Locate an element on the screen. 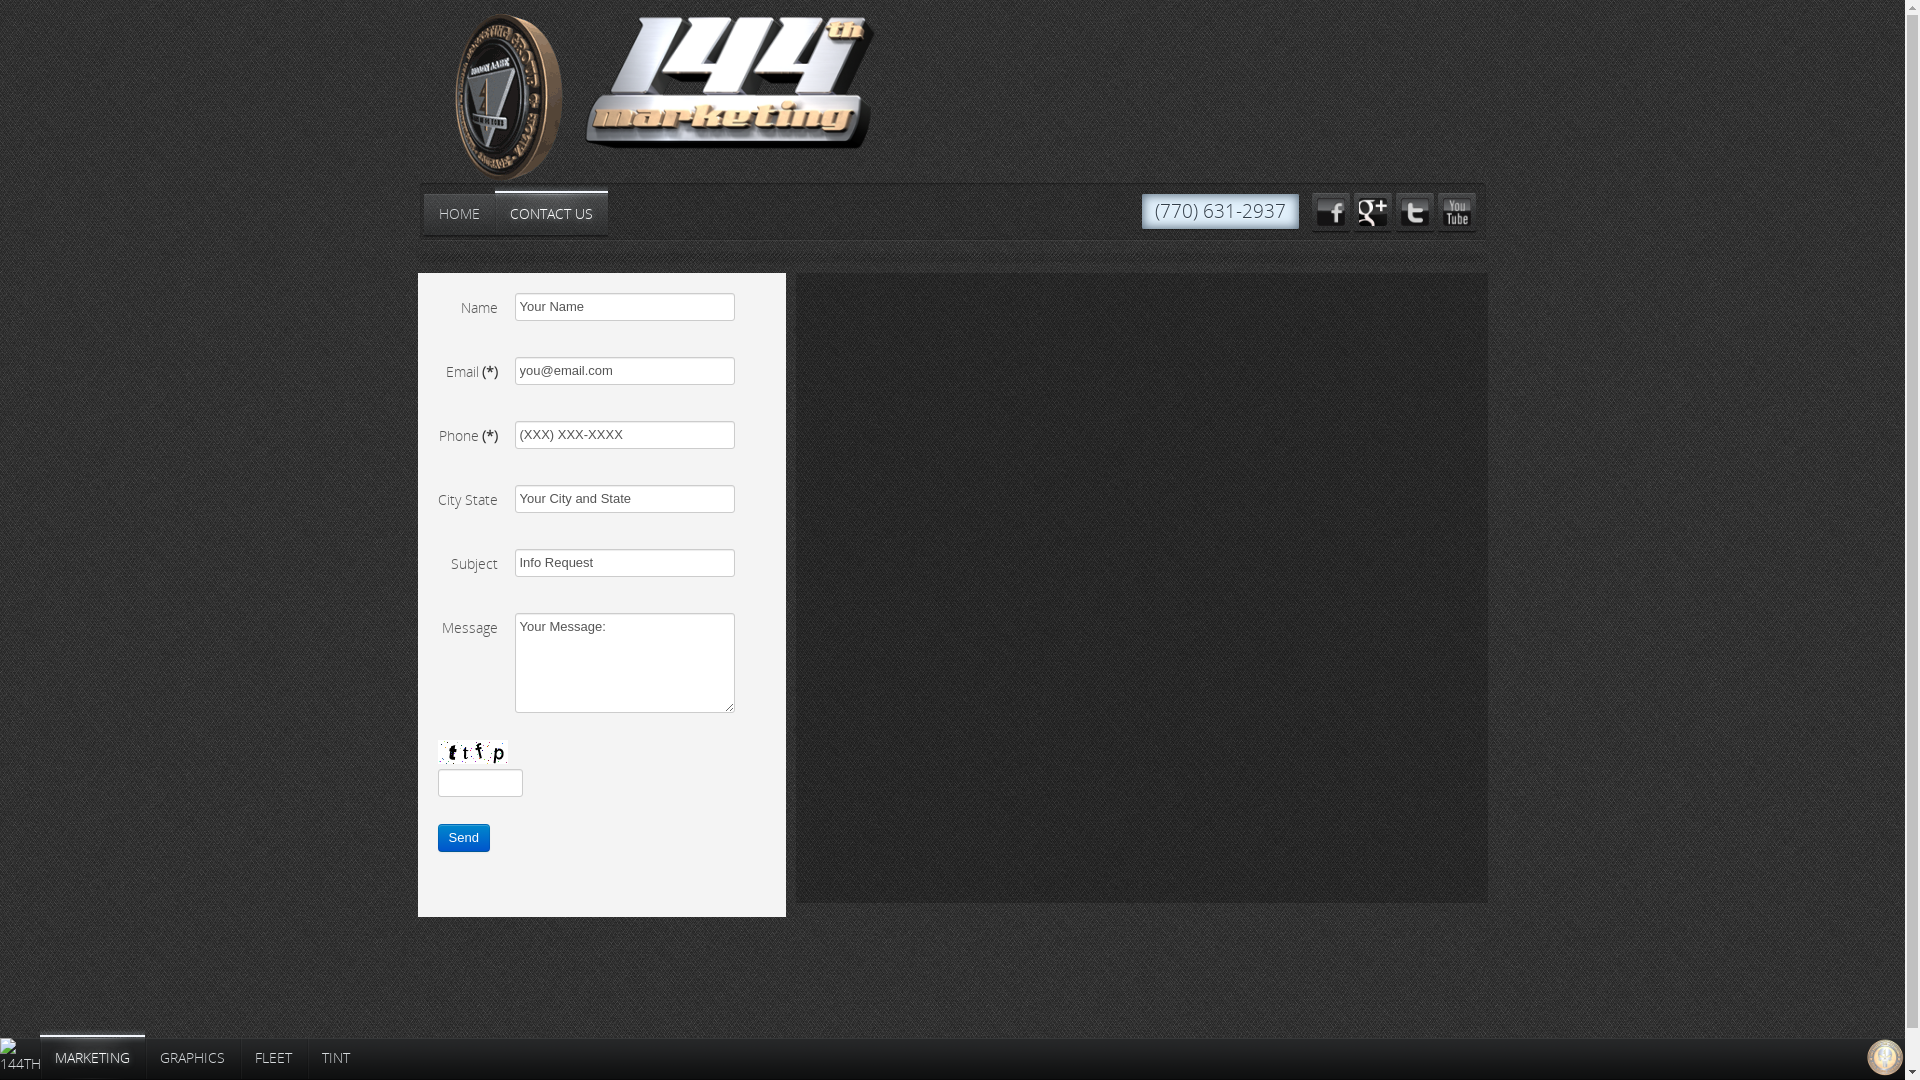  '144th Marketing Group' is located at coordinates (579, 81).